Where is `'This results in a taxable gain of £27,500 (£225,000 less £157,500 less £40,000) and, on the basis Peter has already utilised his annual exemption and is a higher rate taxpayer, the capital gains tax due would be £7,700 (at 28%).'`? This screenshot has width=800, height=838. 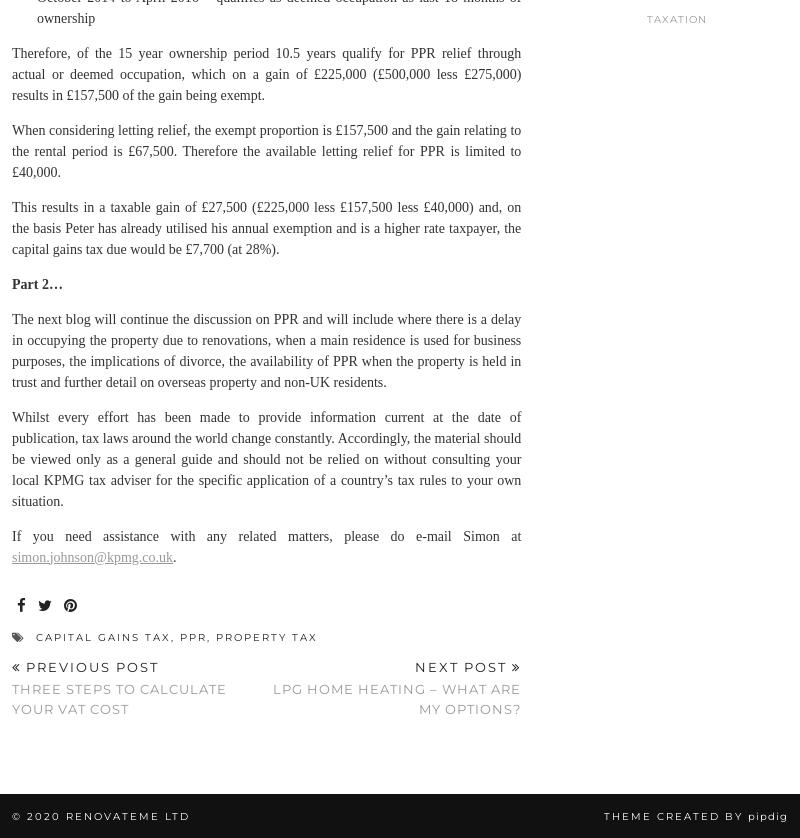 'This results in a taxable gain of £27,500 (£225,000 less £157,500 less £40,000) and, on the basis Peter has already utilised his annual exemption and is a higher rate taxpayer, the capital gains tax due would be £7,700 (at 28%).' is located at coordinates (12, 226).